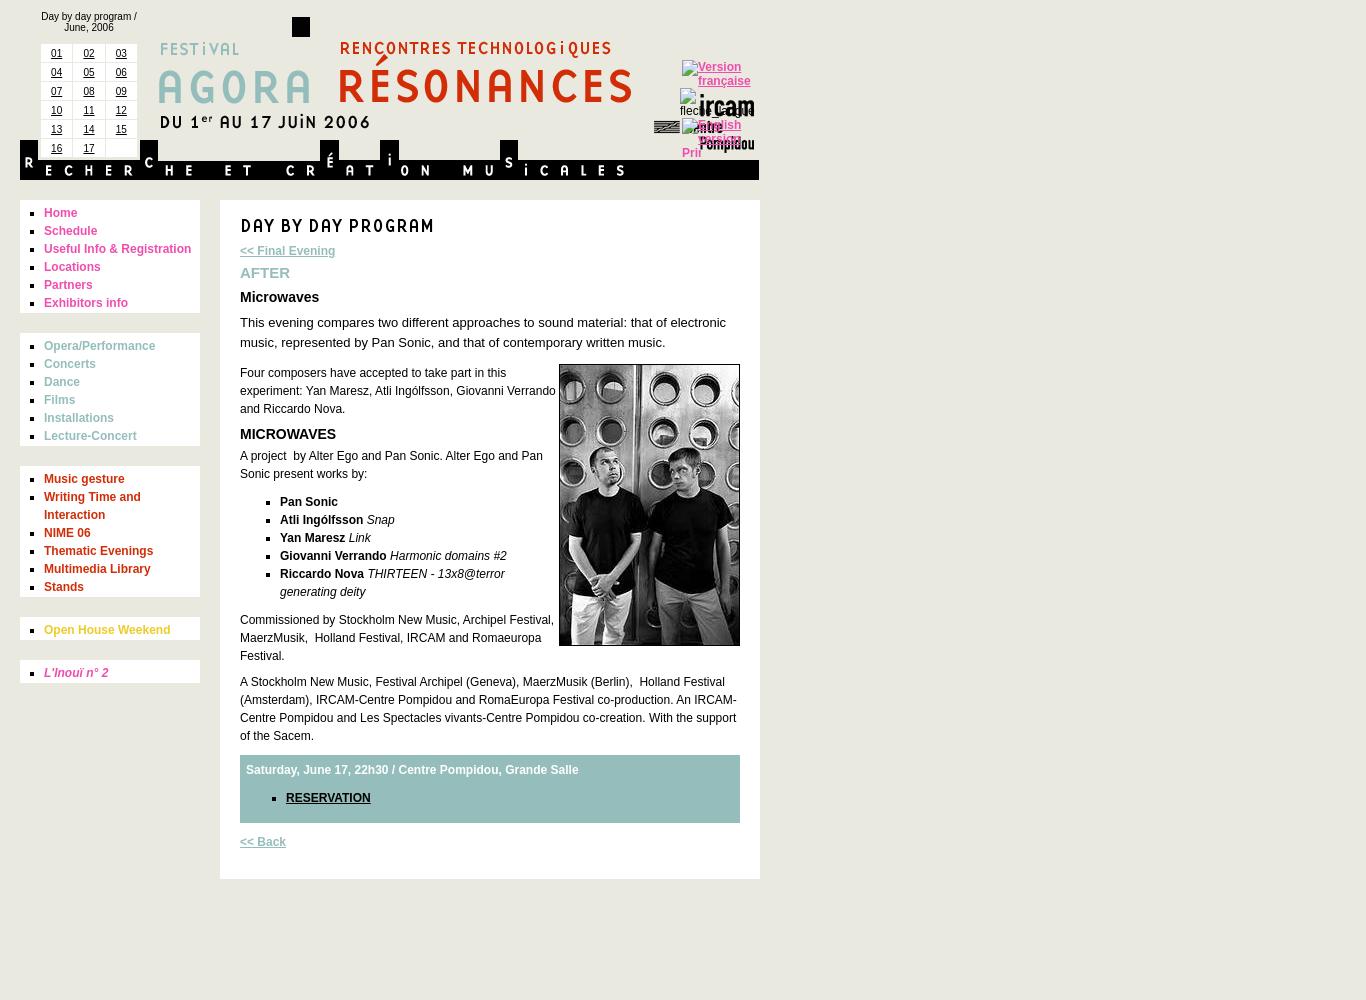  What do you see at coordinates (287, 434) in the screenshot?
I see `'MICROWAVES'` at bounding box center [287, 434].